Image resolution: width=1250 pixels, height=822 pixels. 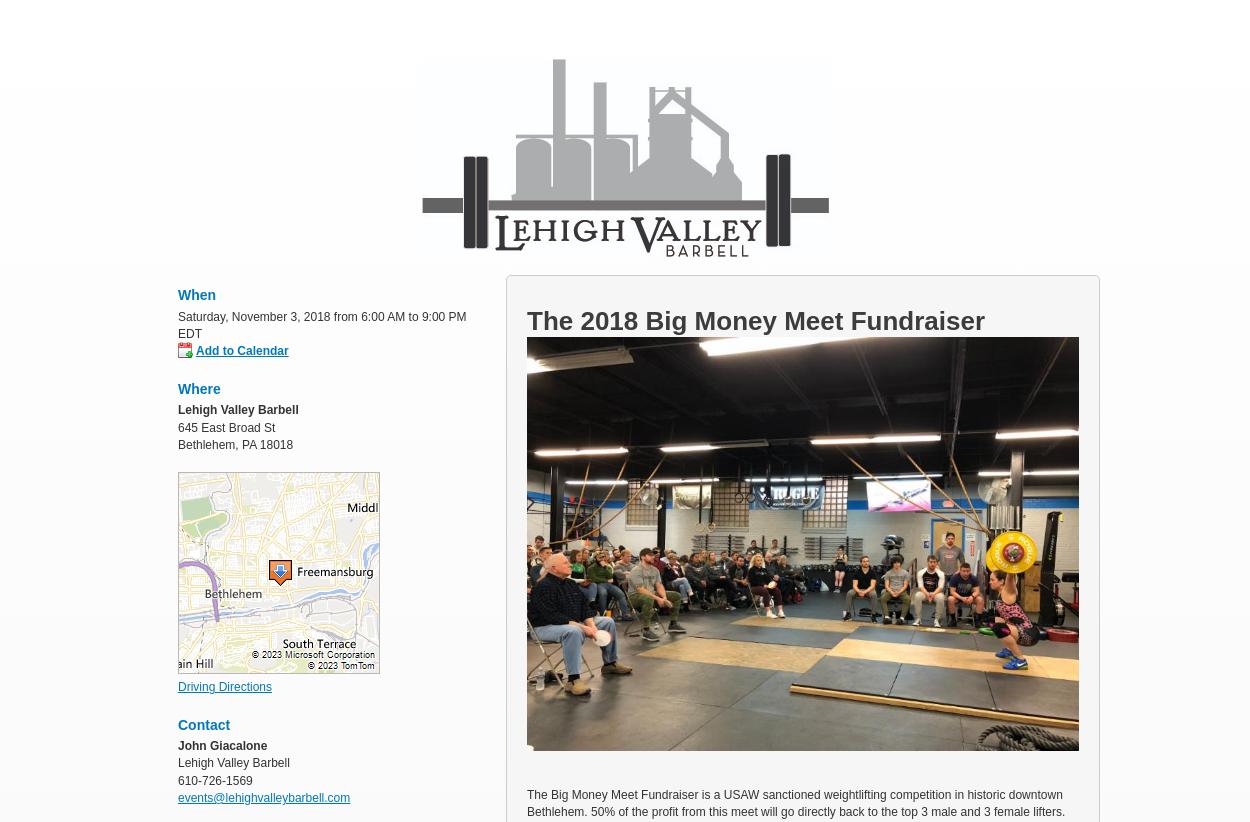 I want to click on 'John Giacalone', so click(x=178, y=743).